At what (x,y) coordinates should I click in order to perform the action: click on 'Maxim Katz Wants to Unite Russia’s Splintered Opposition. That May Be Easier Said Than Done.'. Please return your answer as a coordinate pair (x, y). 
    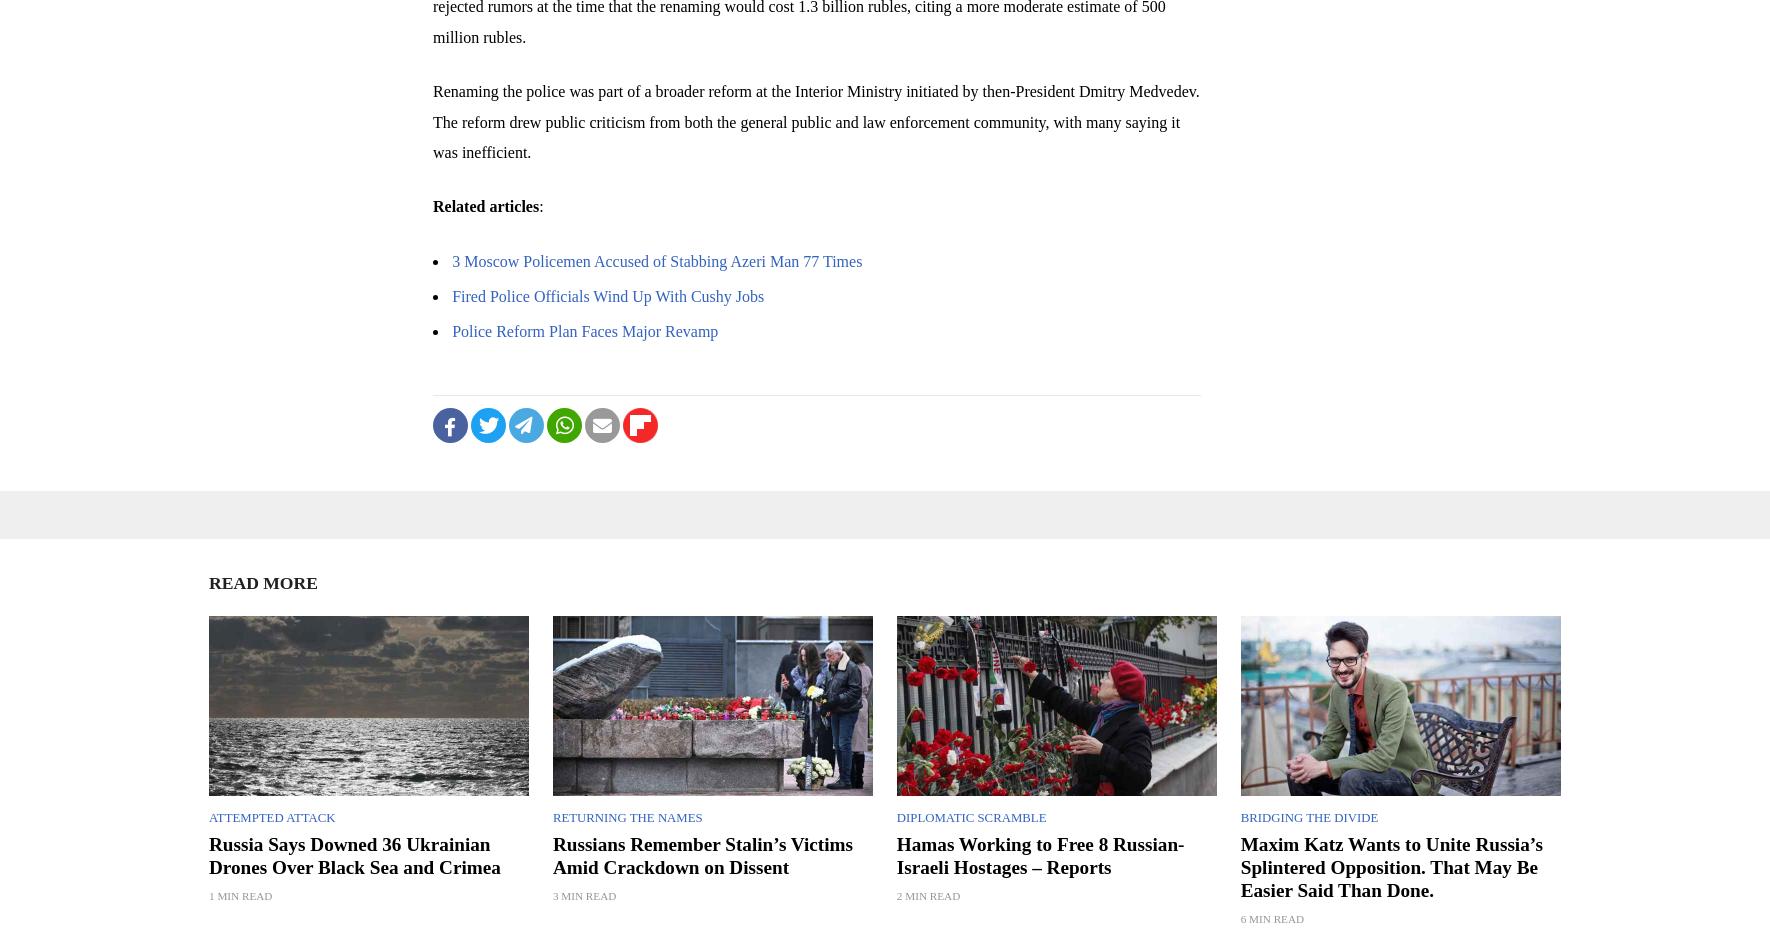
    Looking at the image, I should click on (1391, 866).